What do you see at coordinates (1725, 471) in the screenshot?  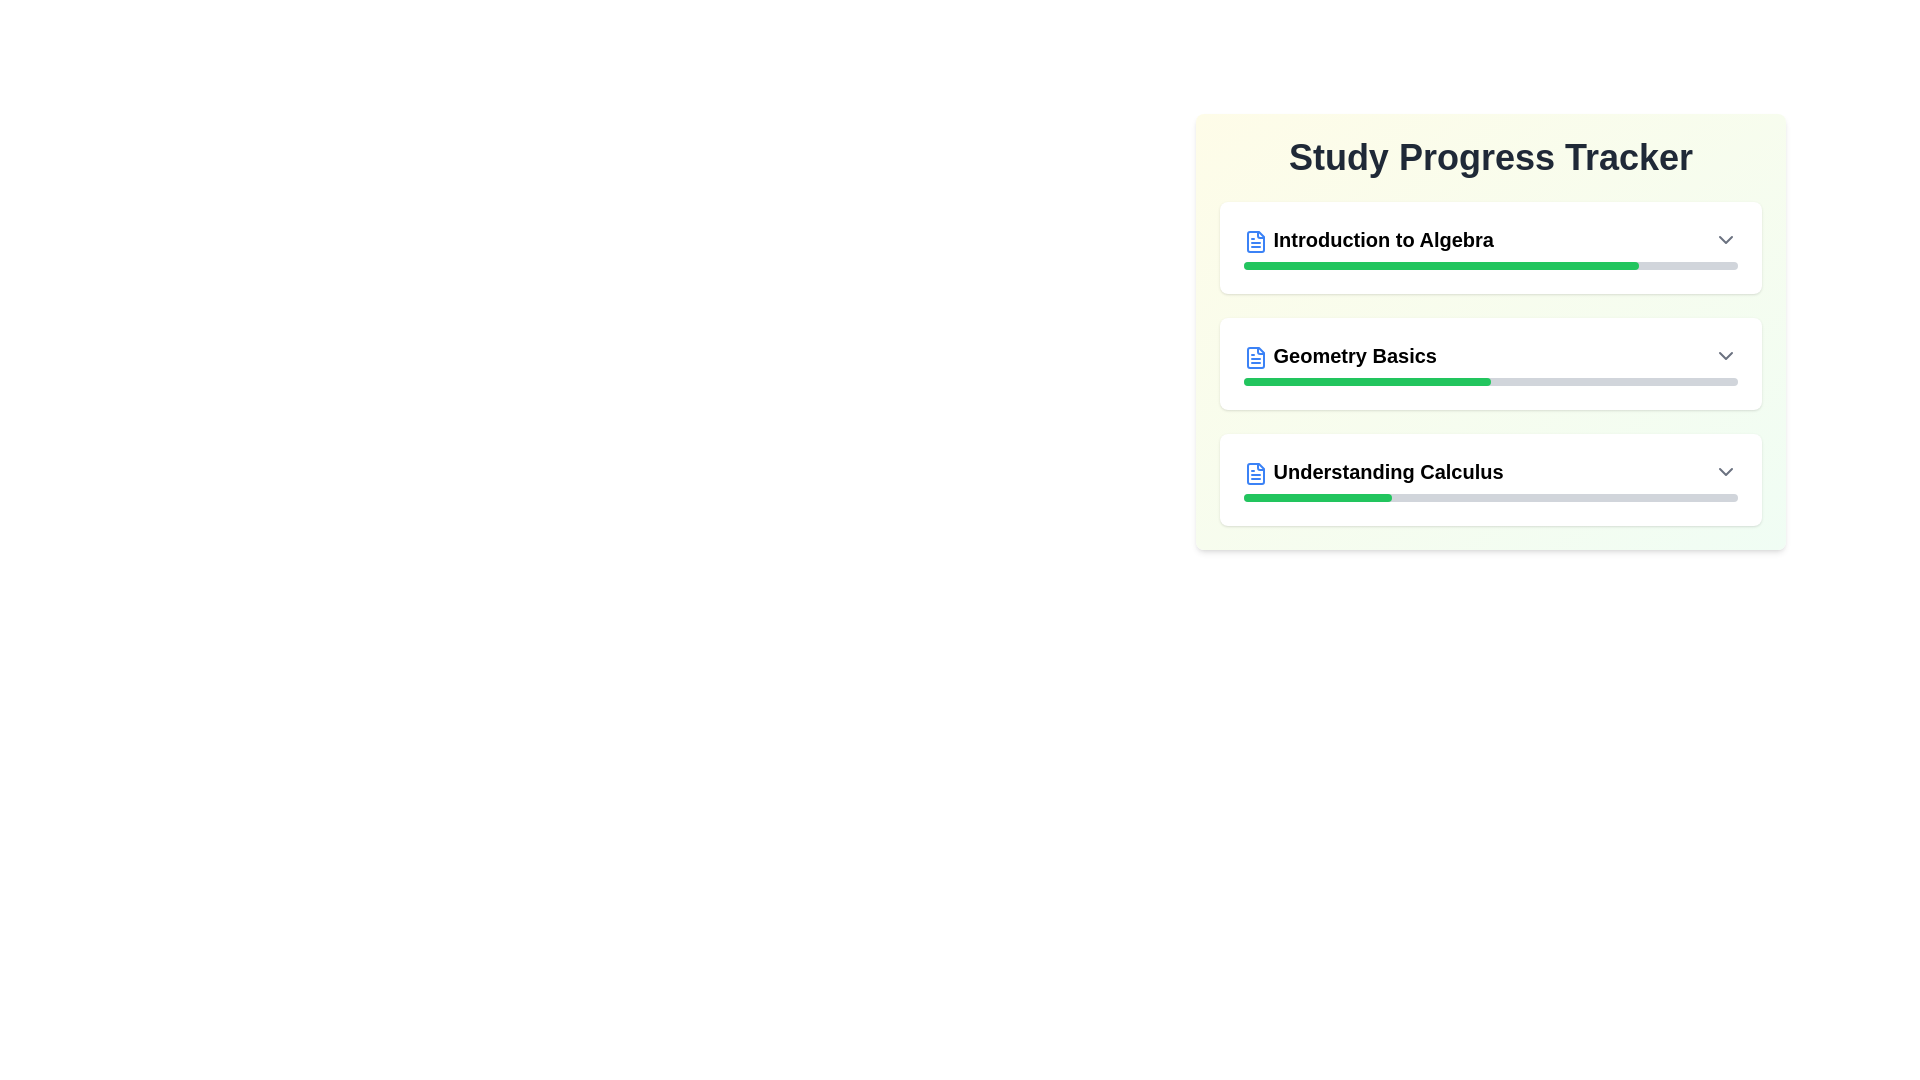 I see `the interactive dropdown toggle icon, represented as a downward-facing chevron, located at the far right of the row containing 'Understanding Calculus'` at bounding box center [1725, 471].